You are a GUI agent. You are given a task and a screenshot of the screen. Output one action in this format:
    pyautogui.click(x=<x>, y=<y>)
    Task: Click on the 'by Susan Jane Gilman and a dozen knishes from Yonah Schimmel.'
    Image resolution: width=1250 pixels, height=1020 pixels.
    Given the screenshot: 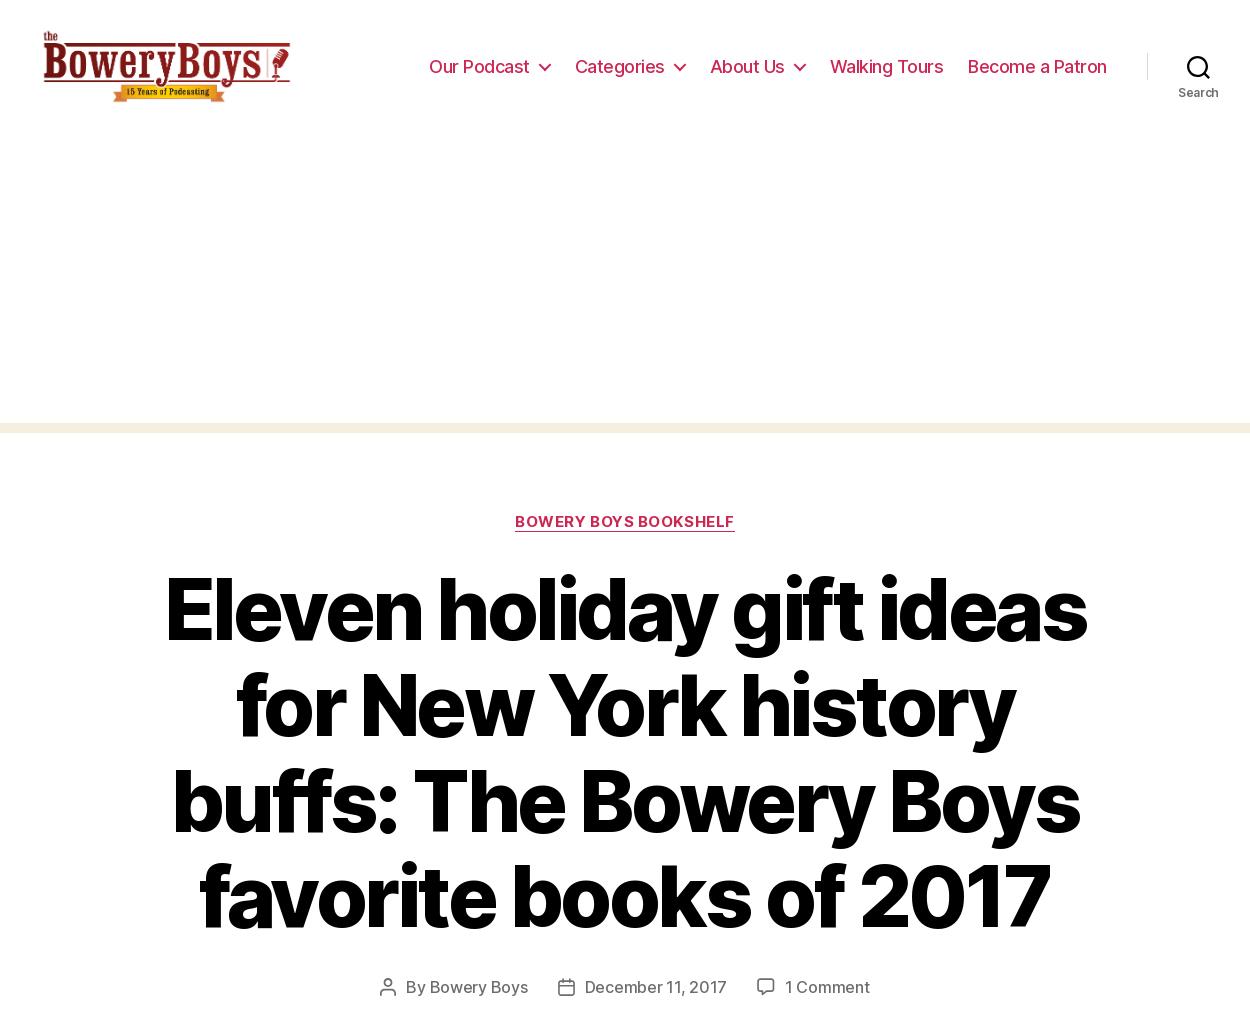 What is the action you would take?
    pyautogui.click(x=609, y=246)
    